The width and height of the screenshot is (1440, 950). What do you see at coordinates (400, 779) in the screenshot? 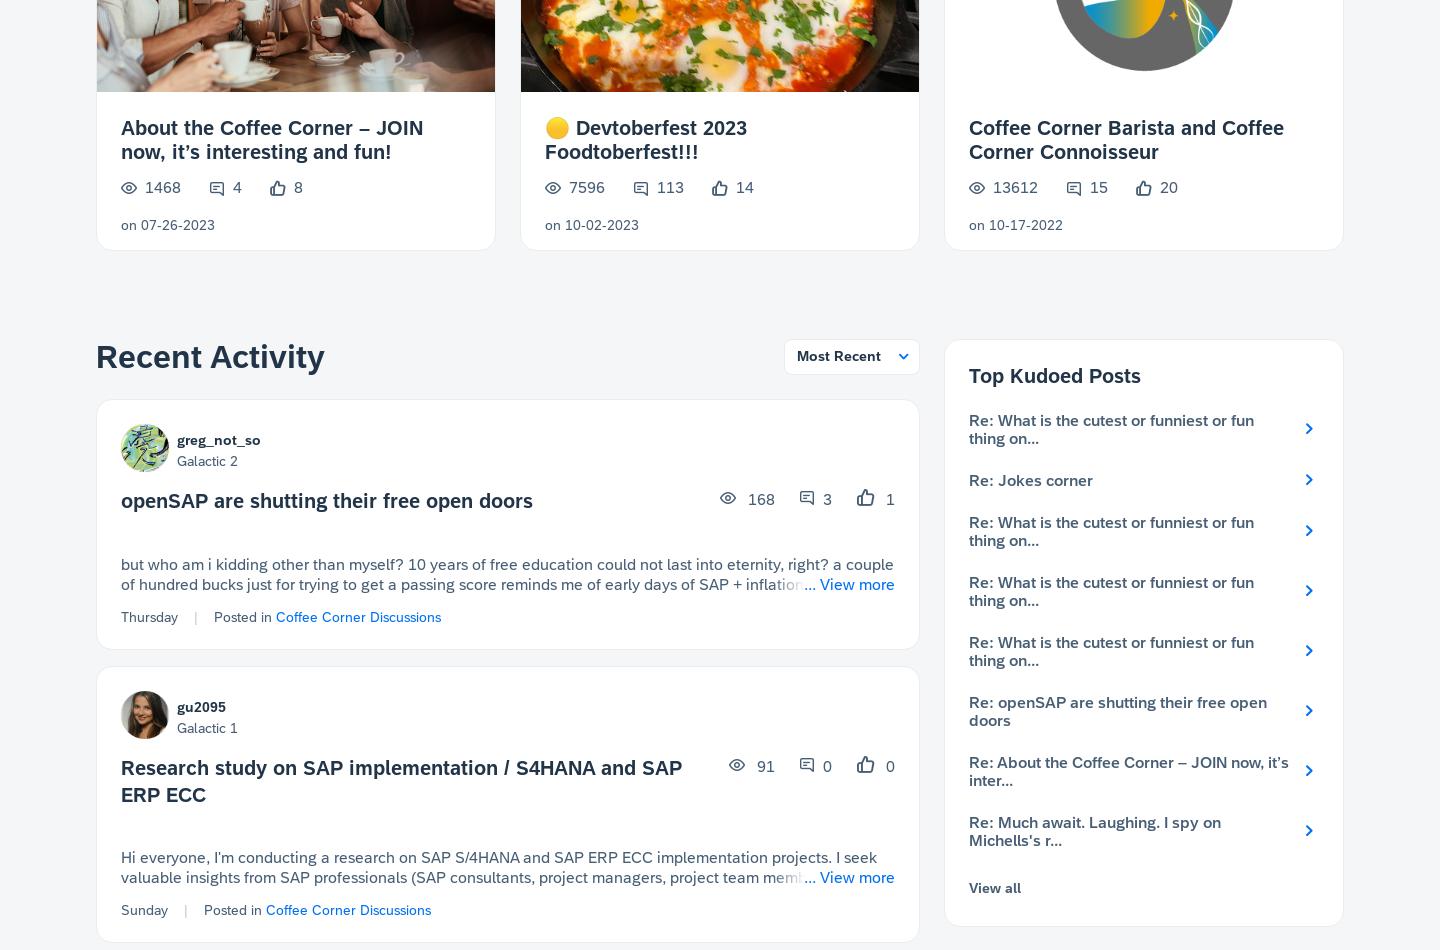
I see `'Research study on SAP implementation / S4HANA and SAP ERP ECC'` at bounding box center [400, 779].